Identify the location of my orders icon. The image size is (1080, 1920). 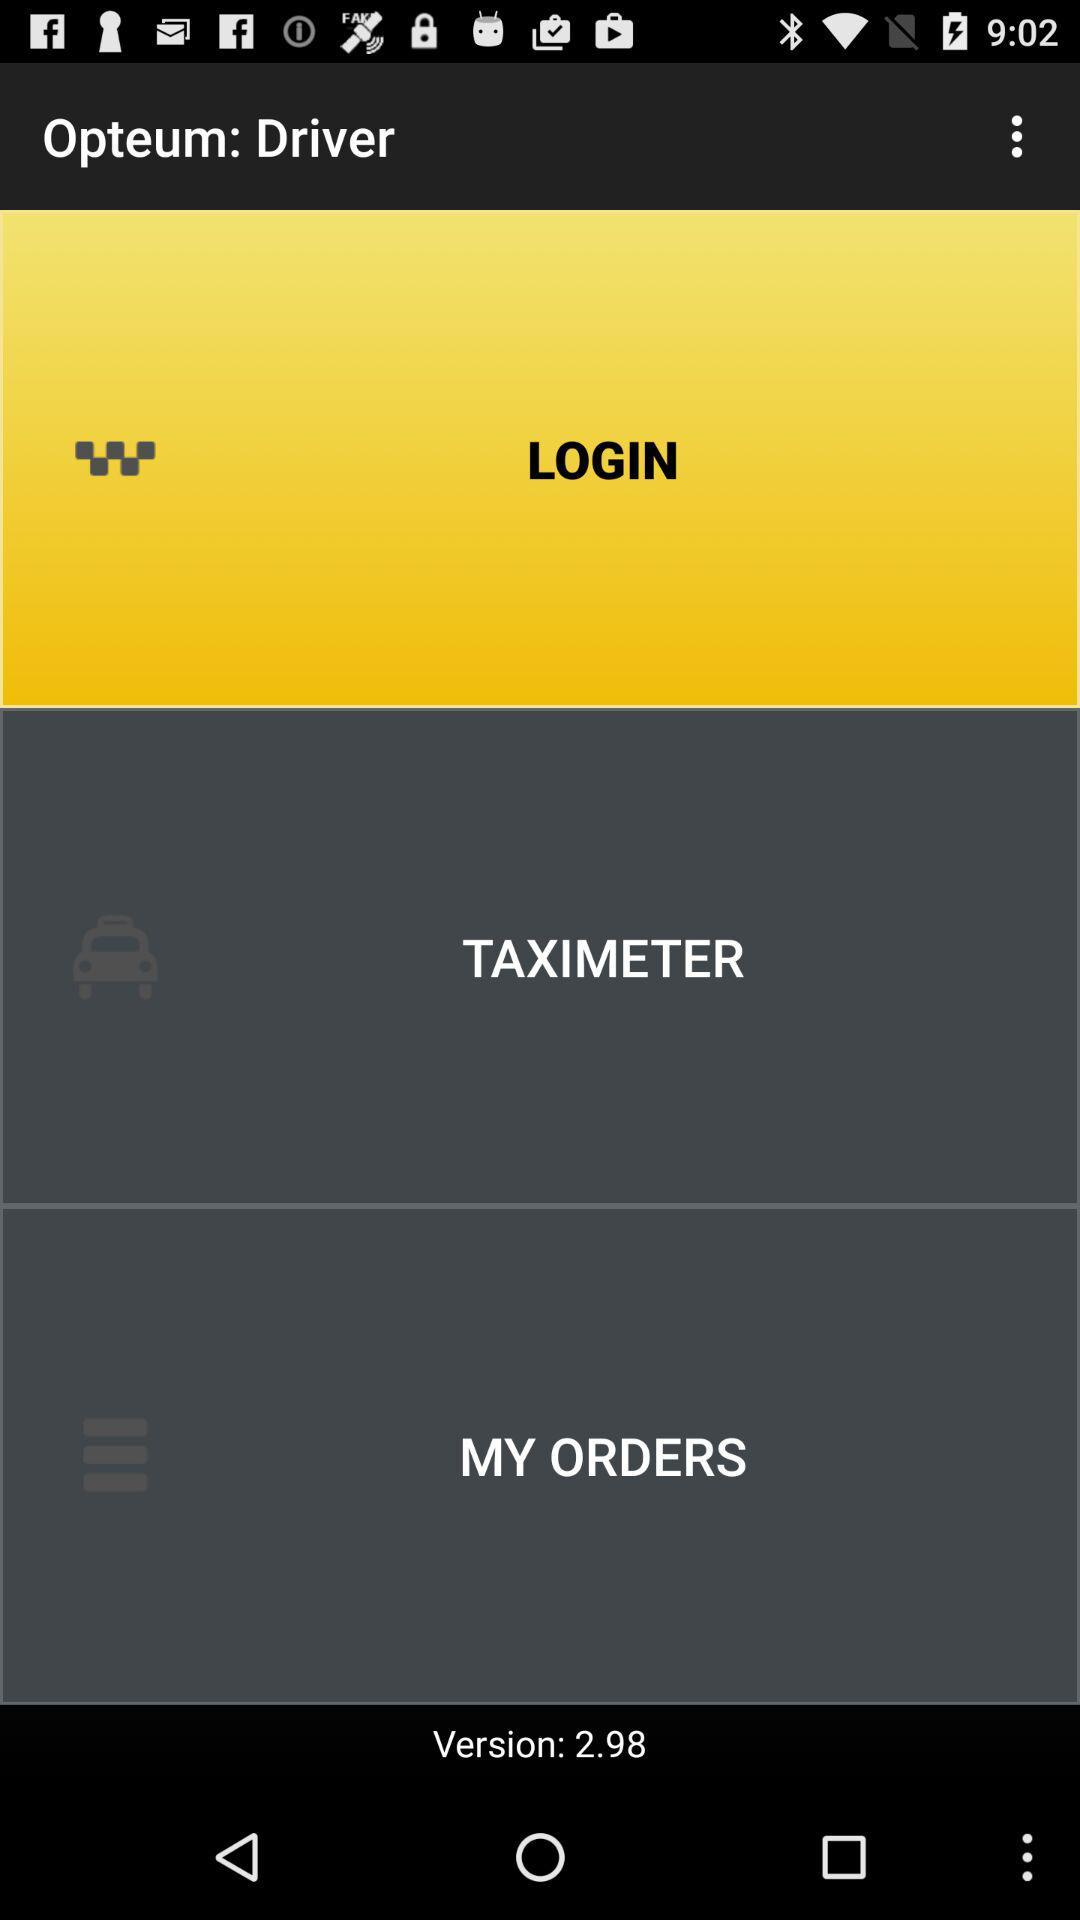
(540, 1455).